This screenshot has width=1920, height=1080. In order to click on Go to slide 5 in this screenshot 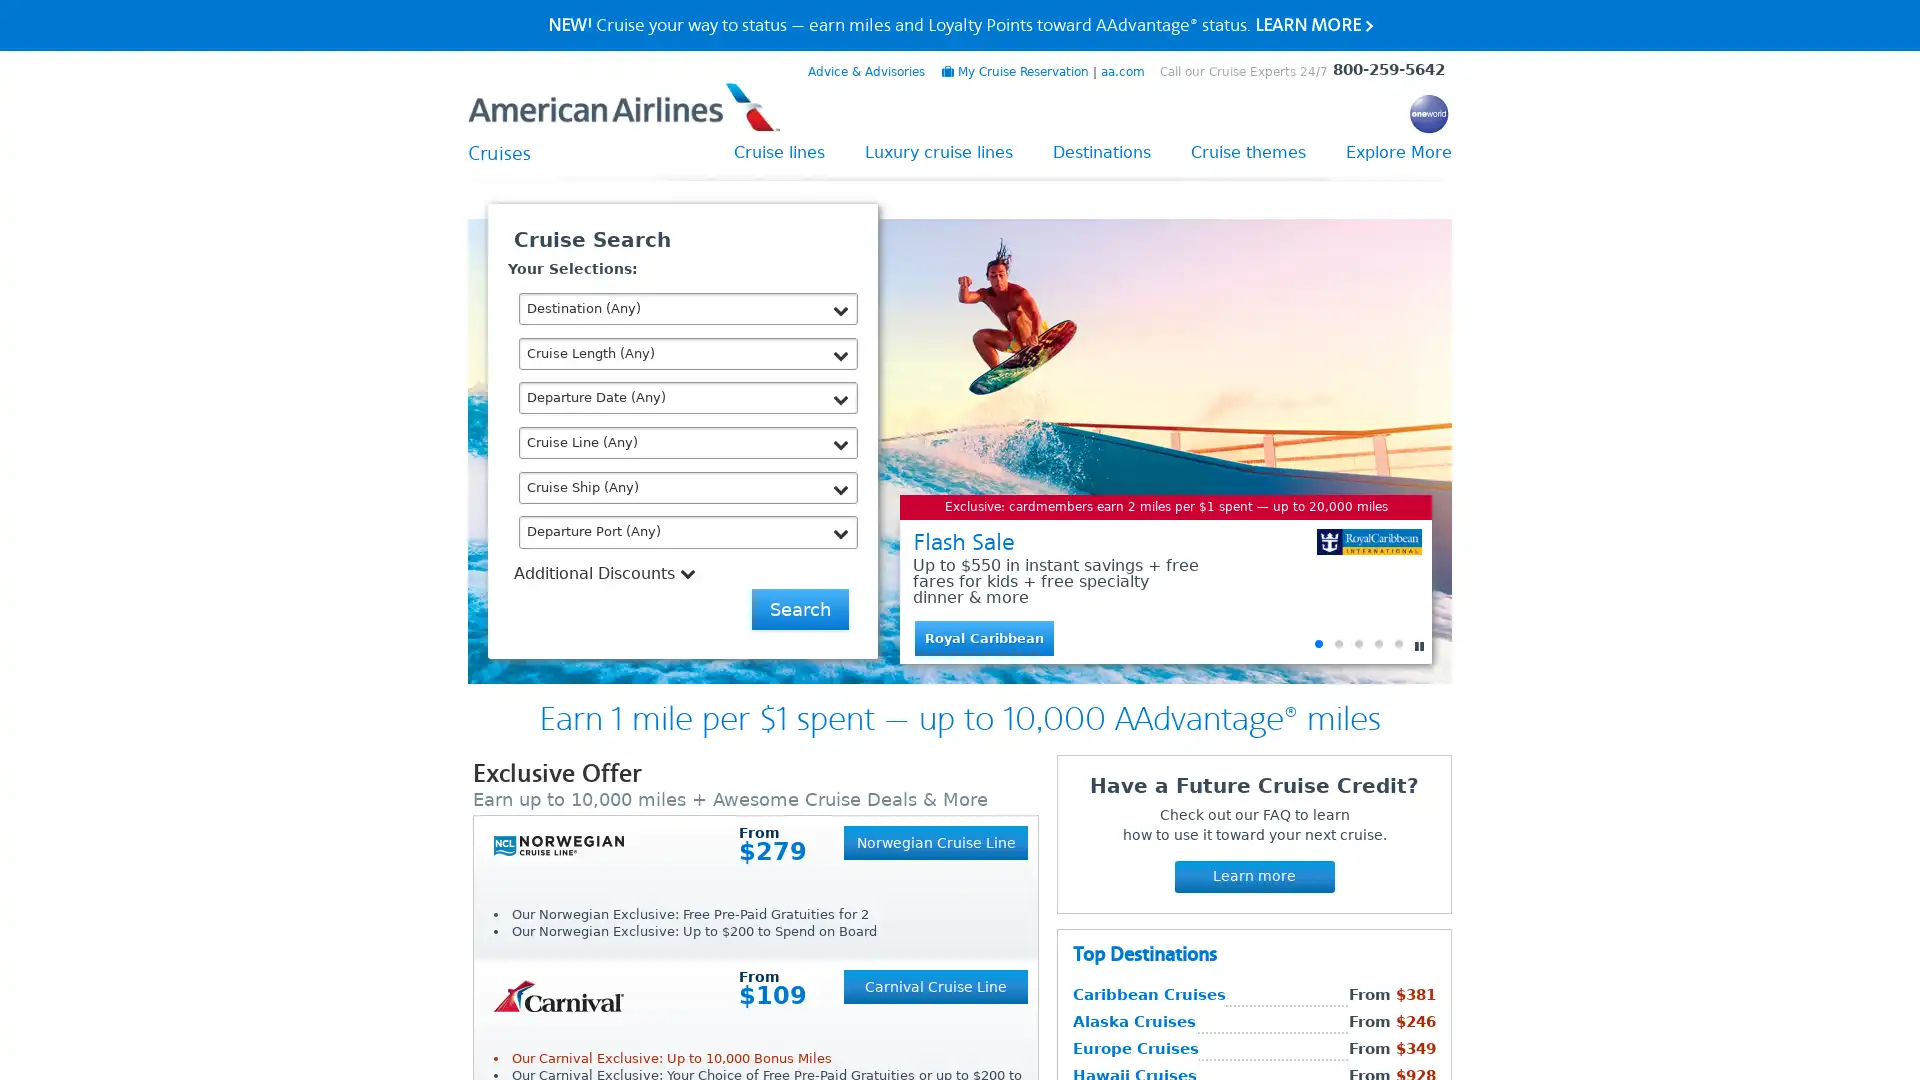, I will do `click(1396, 644)`.